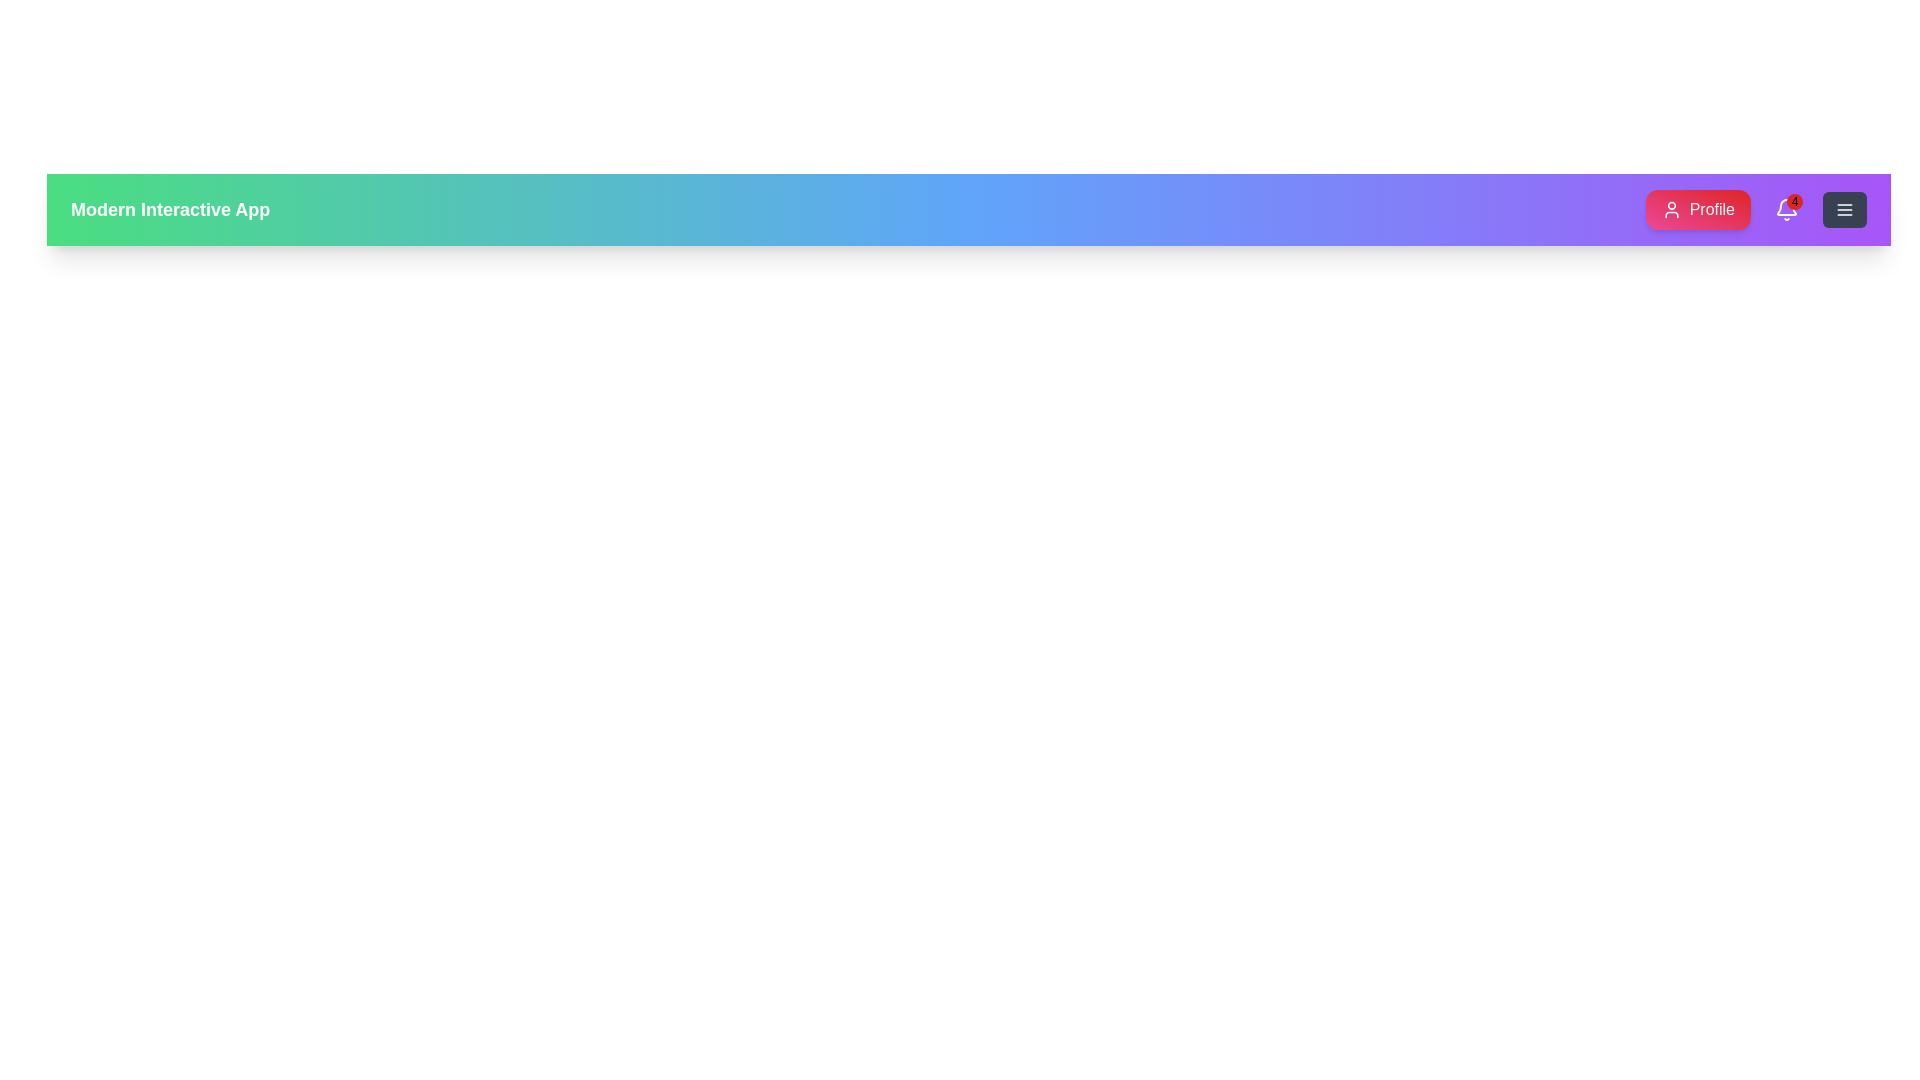 The image size is (1920, 1080). What do you see at coordinates (1843, 209) in the screenshot?
I see `the menu button to open the navigation menu` at bounding box center [1843, 209].